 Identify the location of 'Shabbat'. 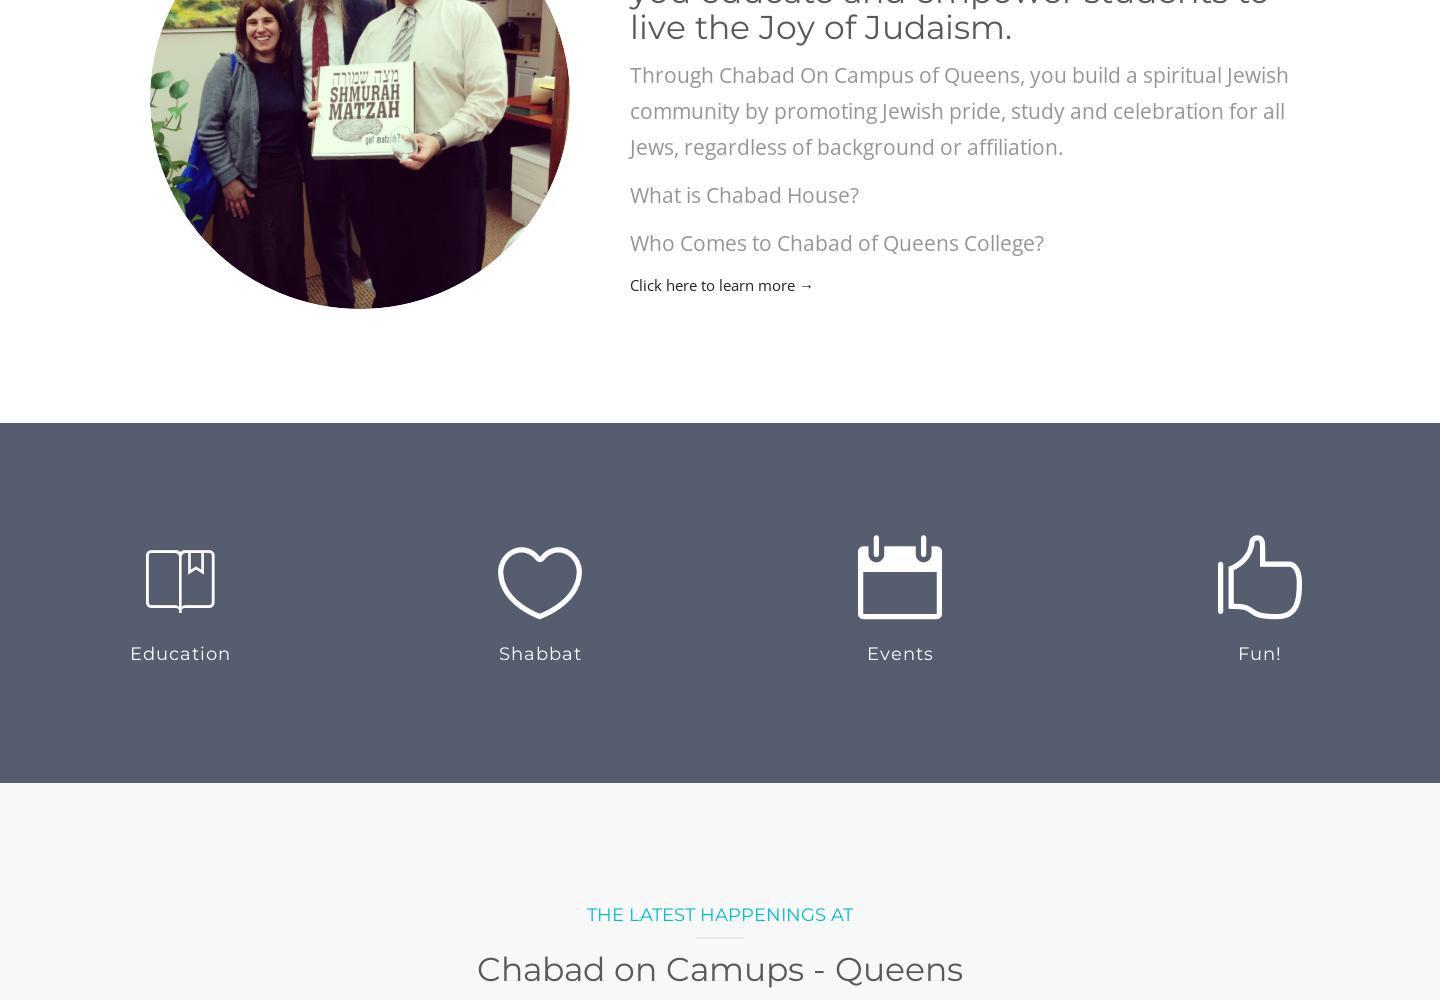
(538, 654).